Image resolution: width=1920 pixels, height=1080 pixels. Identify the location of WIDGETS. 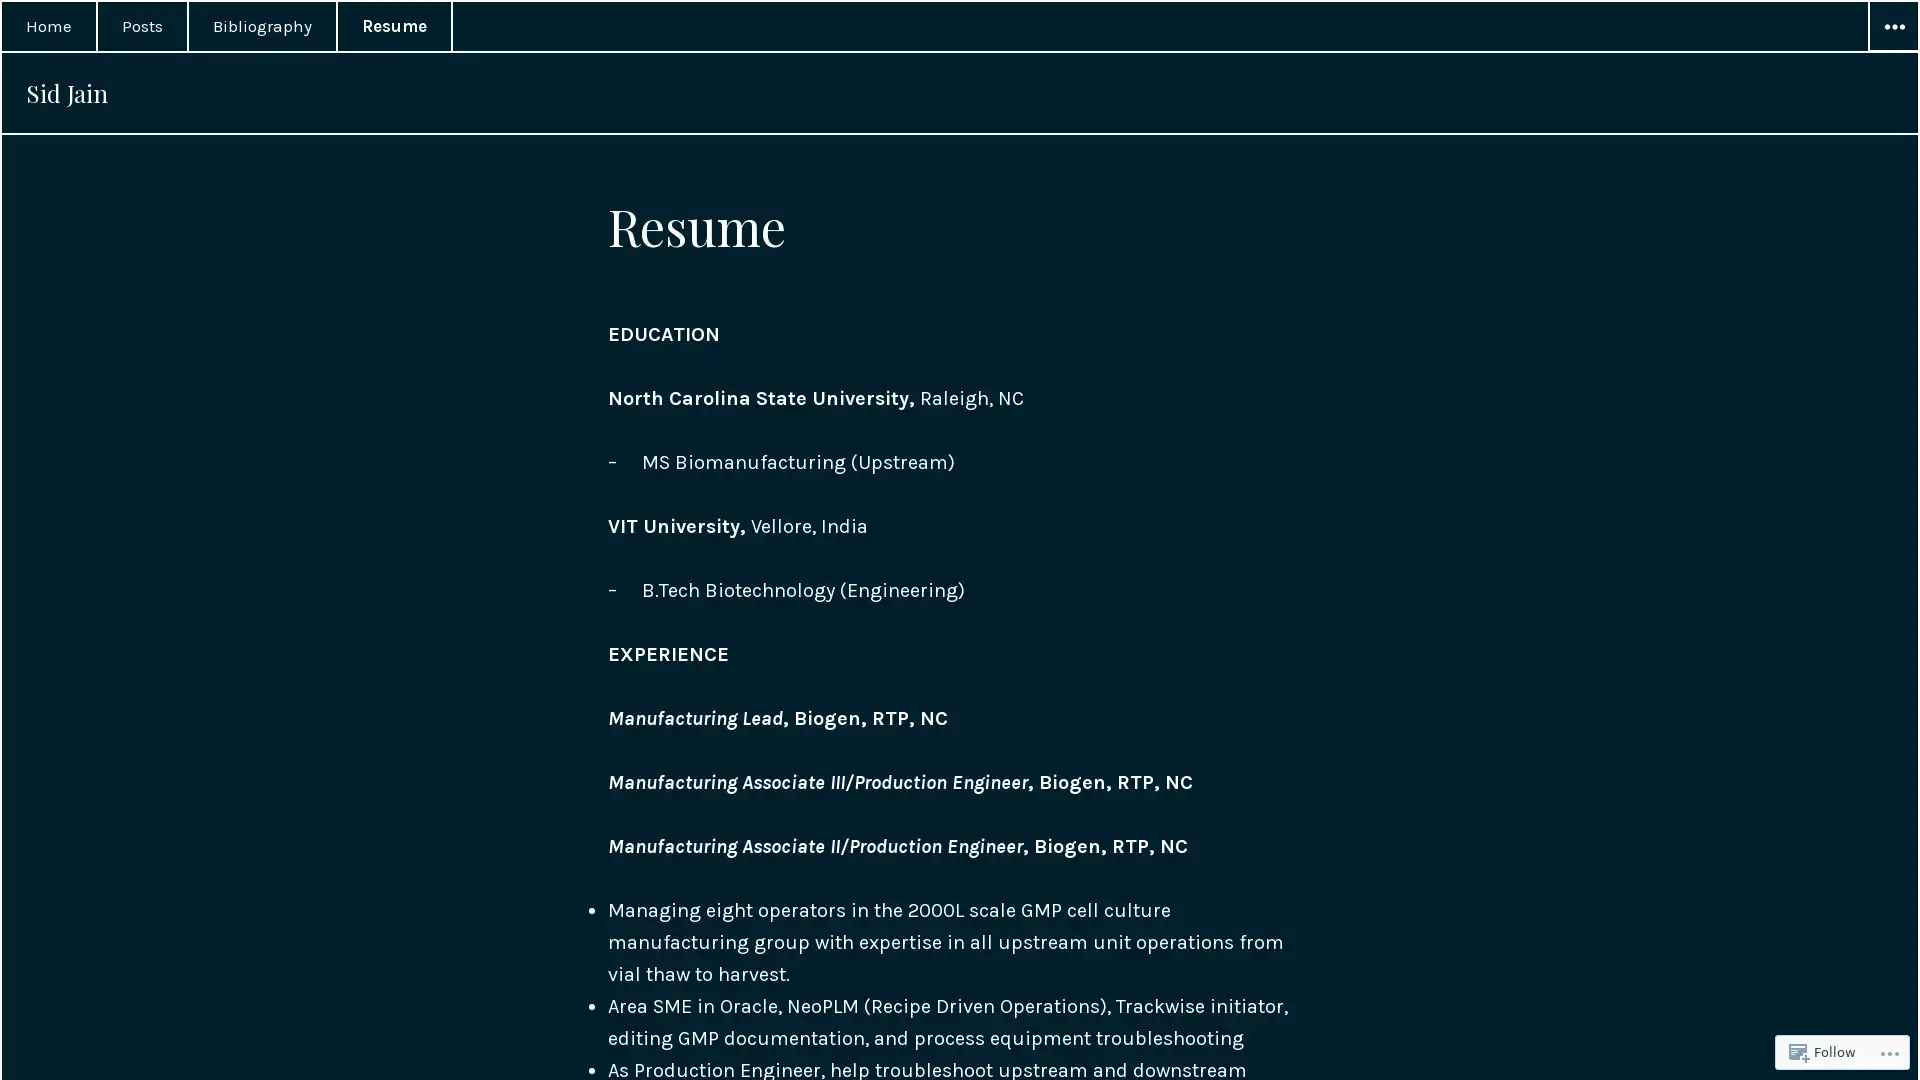
(1891, 27).